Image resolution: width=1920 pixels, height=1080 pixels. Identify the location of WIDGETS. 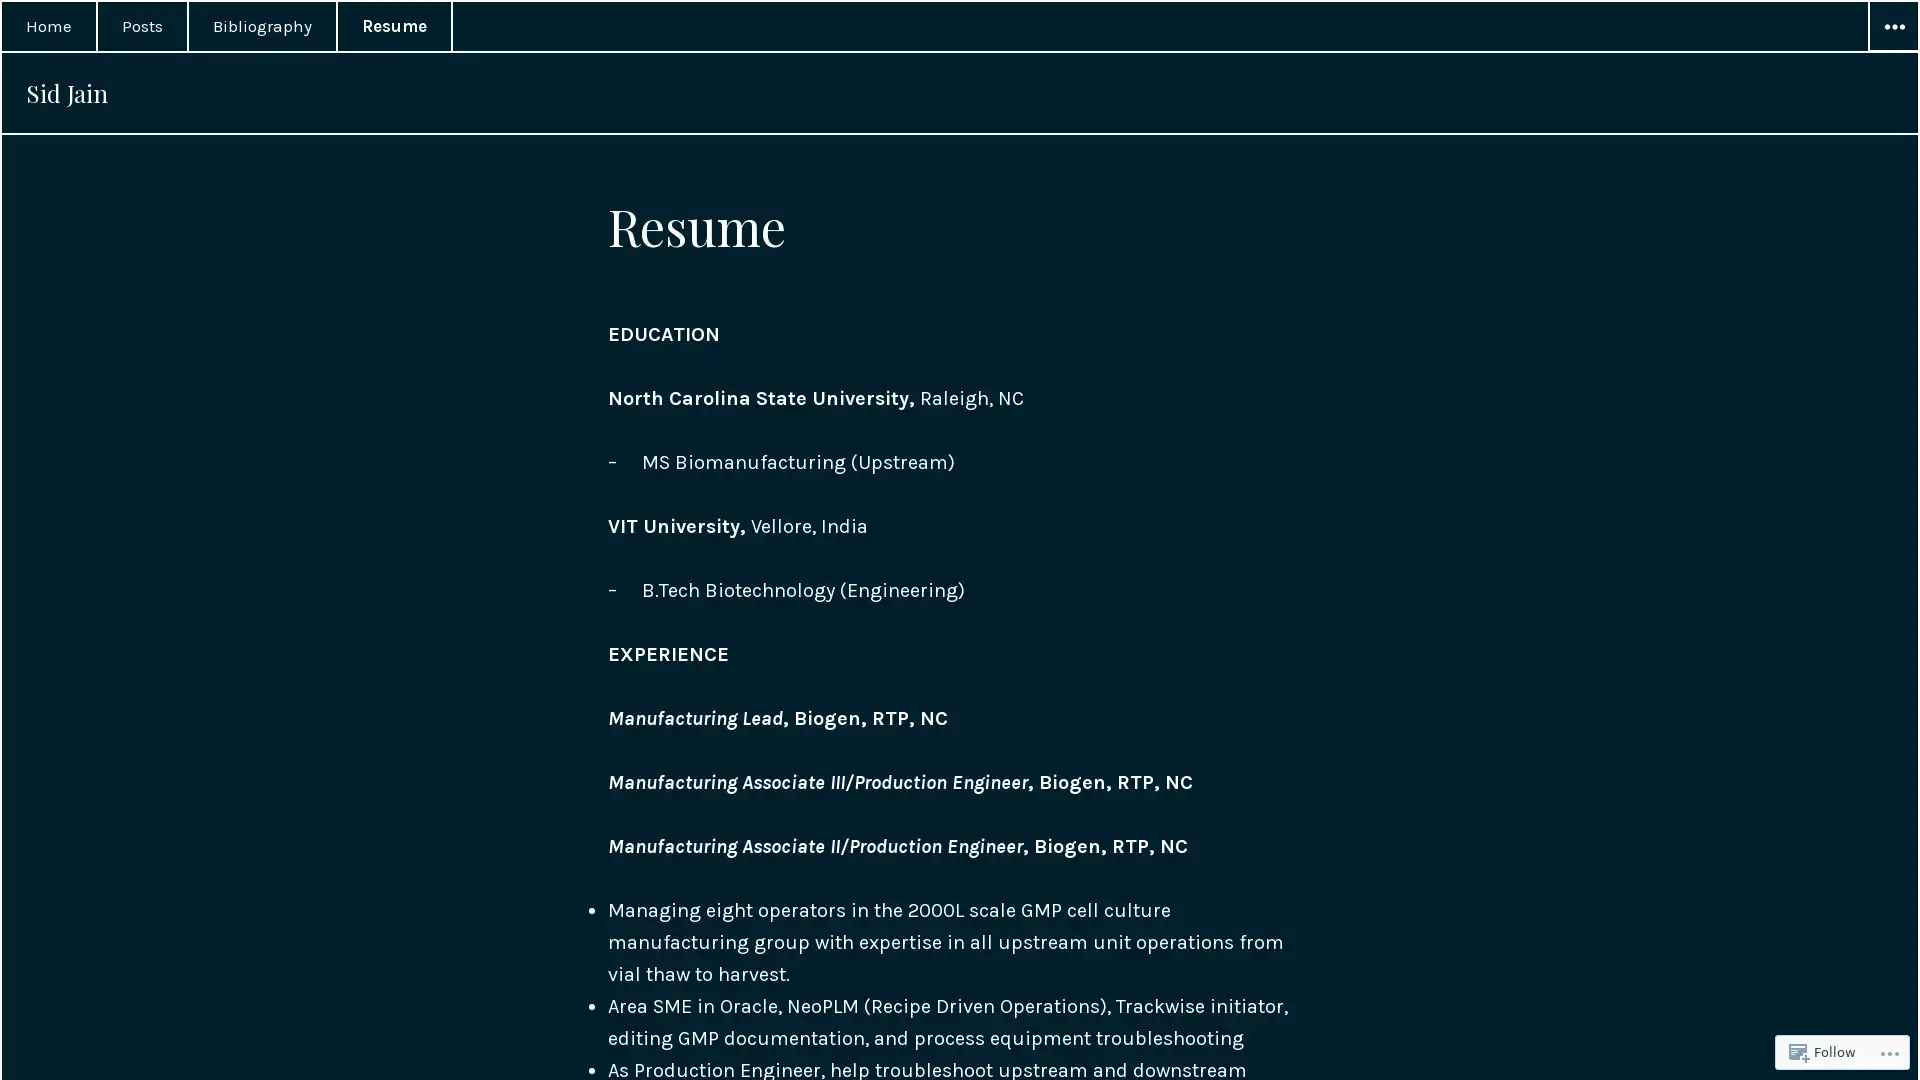
(1891, 27).